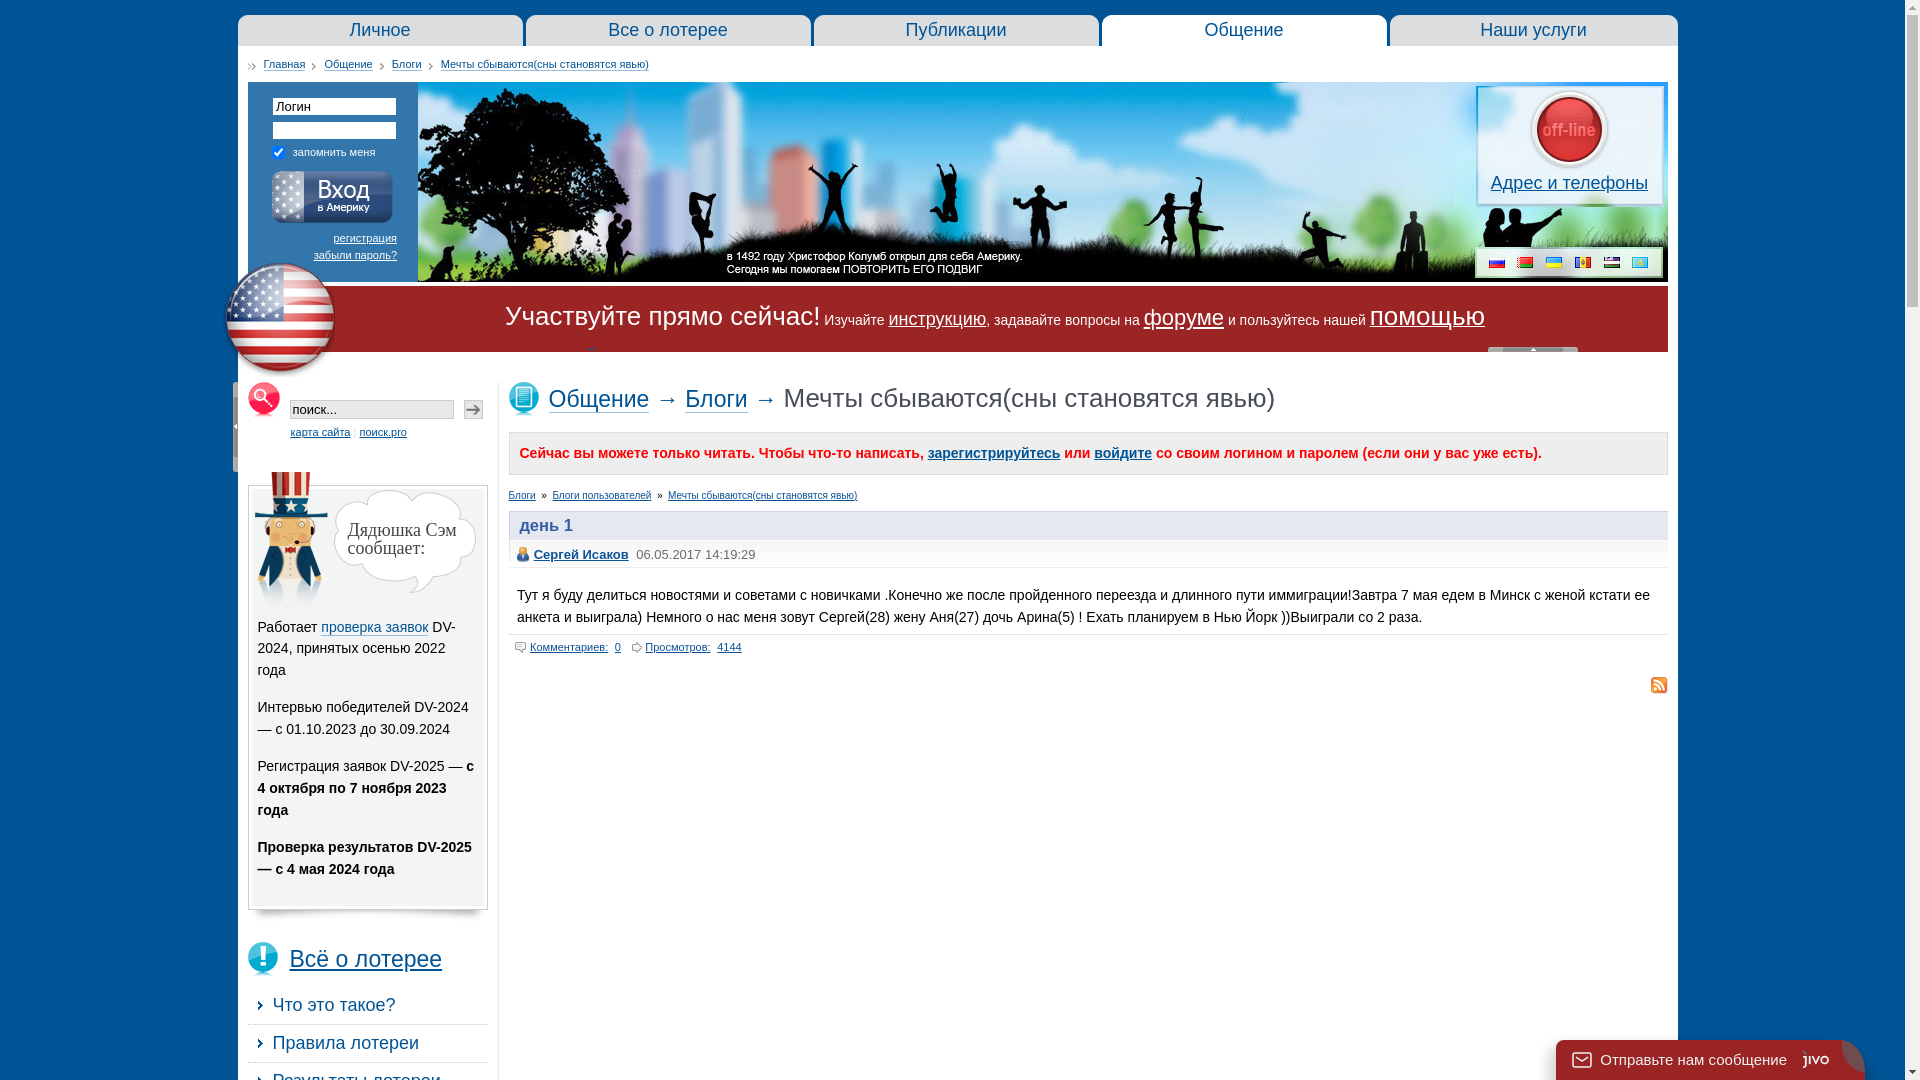 The width and height of the screenshot is (1920, 1080). What do you see at coordinates (1524, 263) in the screenshot?
I see `'by'` at bounding box center [1524, 263].